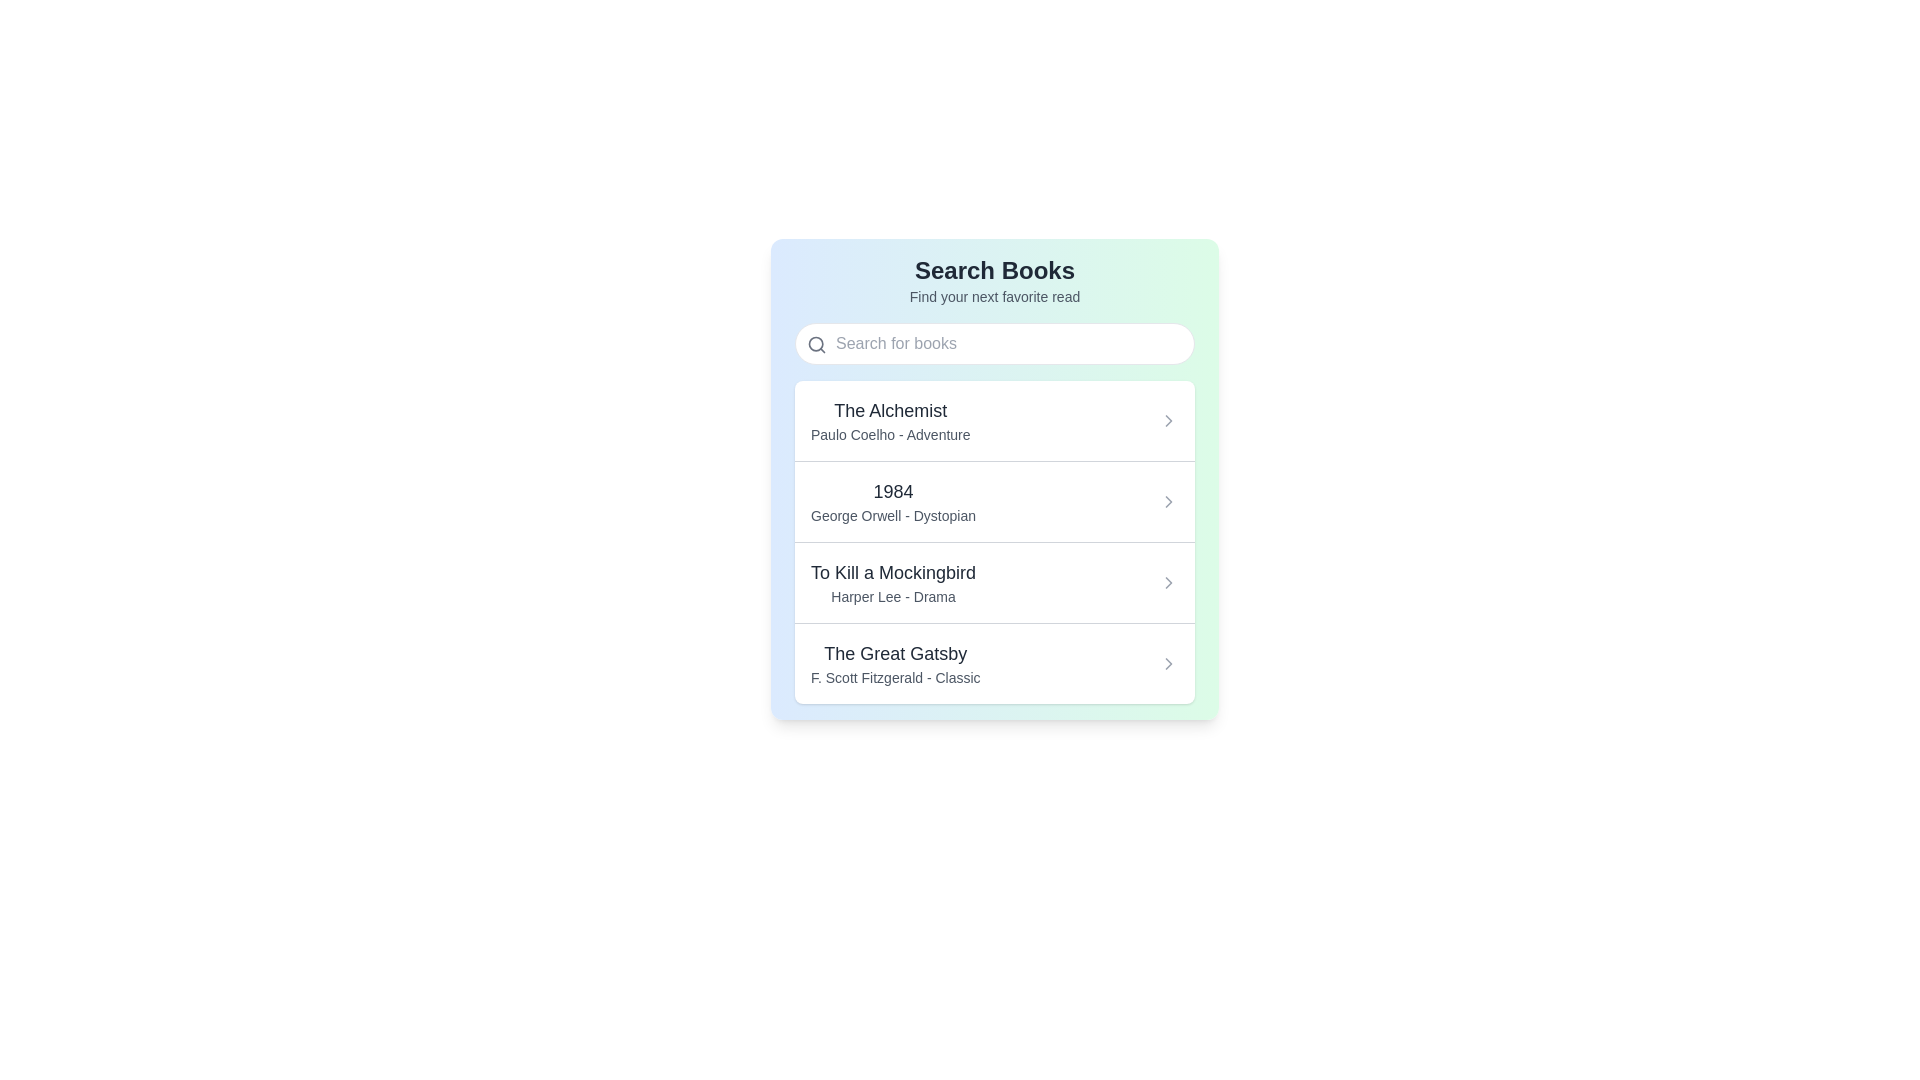 Image resolution: width=1920 pixels, height=1080 pixels. What do you see at coordinates (994, 297) in the screenshot?
I see `static text label below the 'Search Books' title to understand its context and purpose for inviting users to find their next favorite book` at bounding box center [994, 297].